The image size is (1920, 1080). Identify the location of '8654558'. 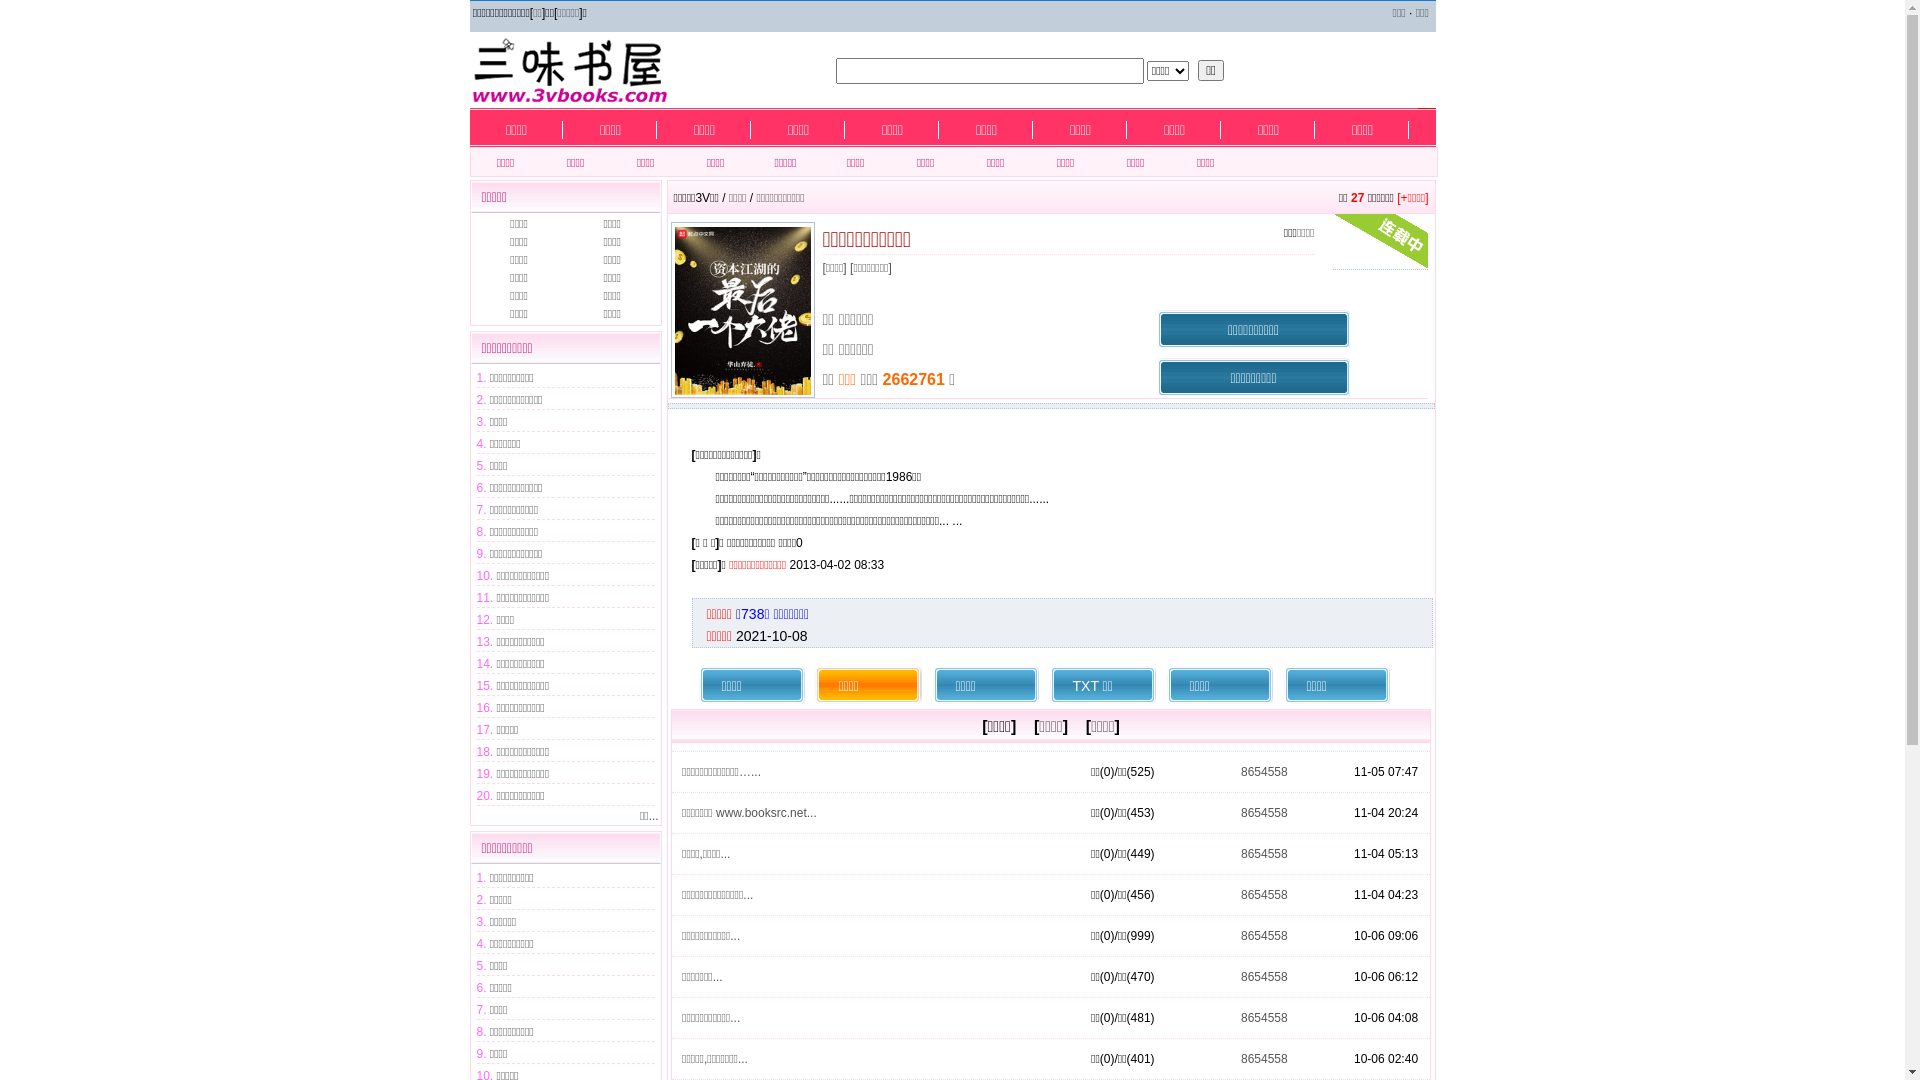
(1263, 1058).